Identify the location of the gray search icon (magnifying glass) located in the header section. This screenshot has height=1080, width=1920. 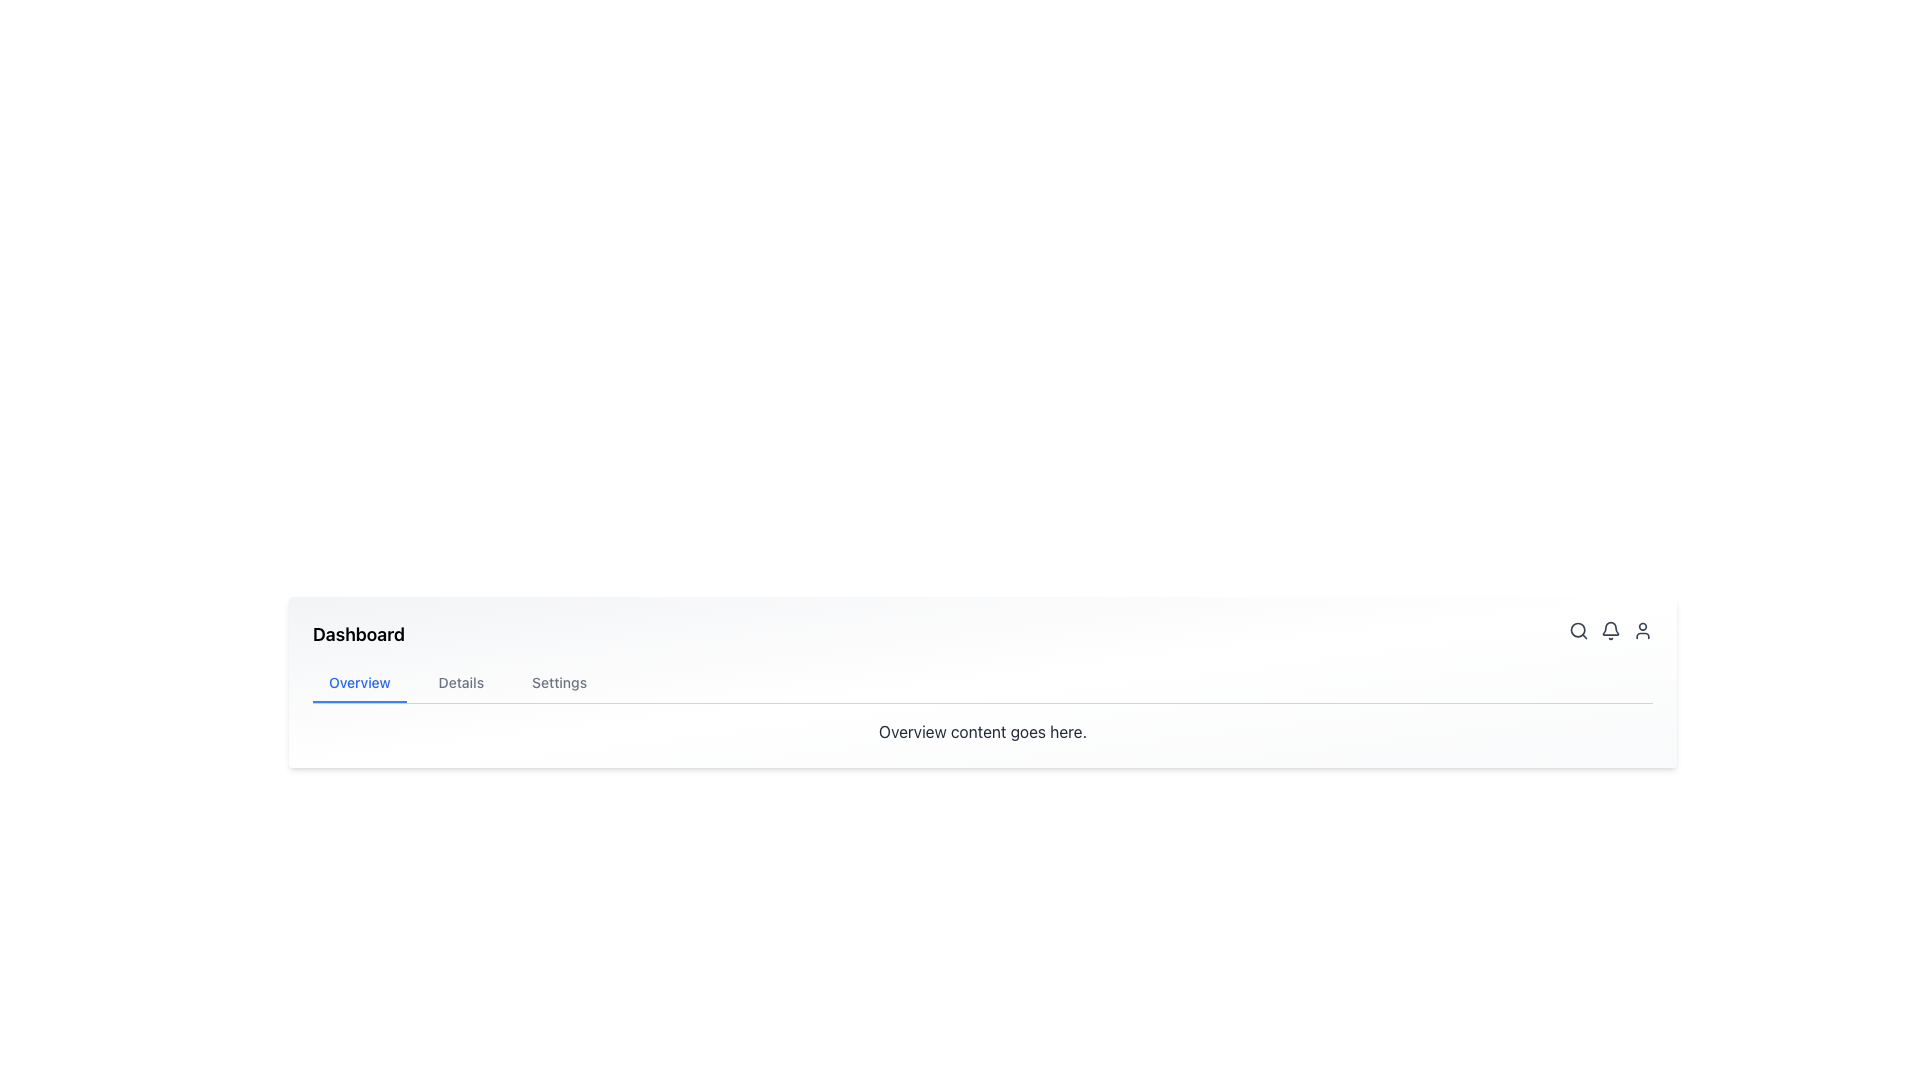
(1578, 631).